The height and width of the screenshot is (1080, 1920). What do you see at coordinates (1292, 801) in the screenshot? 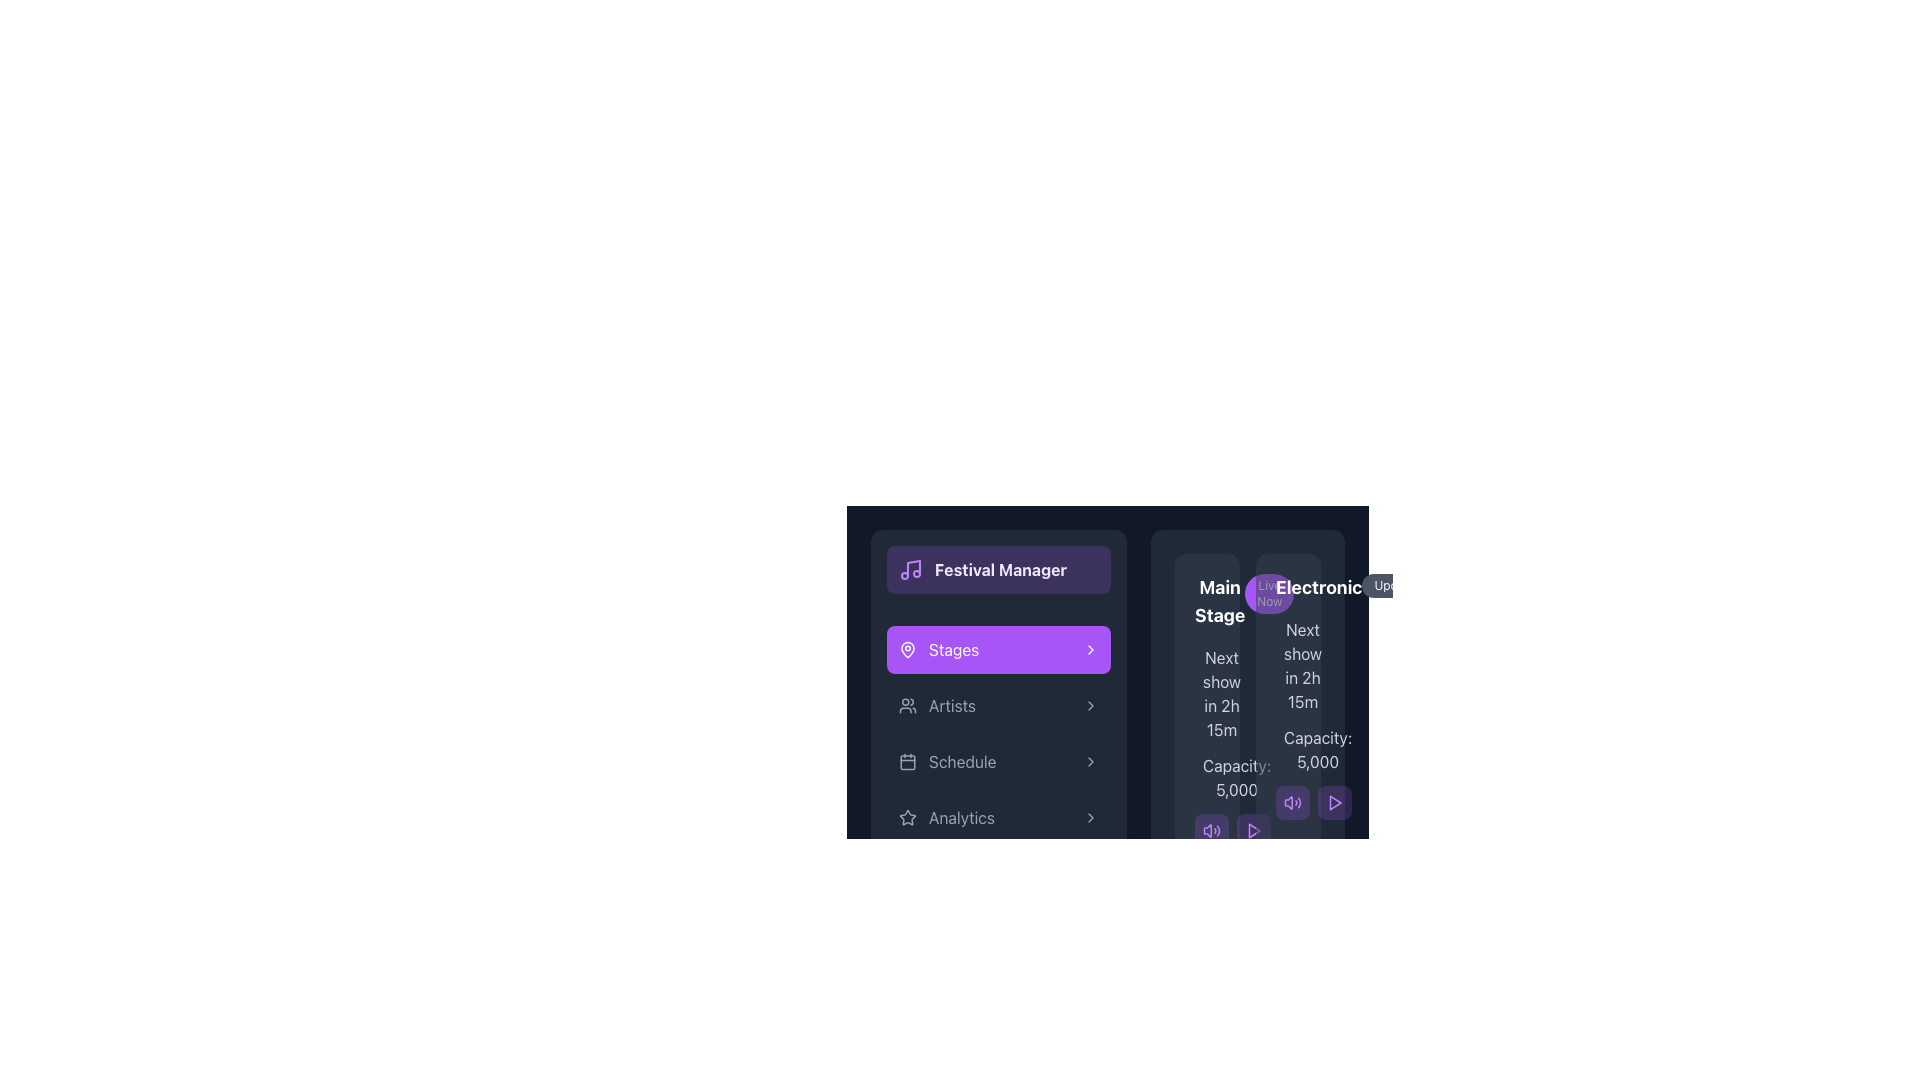
I see `the sound toggle button located in the bottom section of the 'Electronic Stage' panel` at bounding box center [1292, 801].